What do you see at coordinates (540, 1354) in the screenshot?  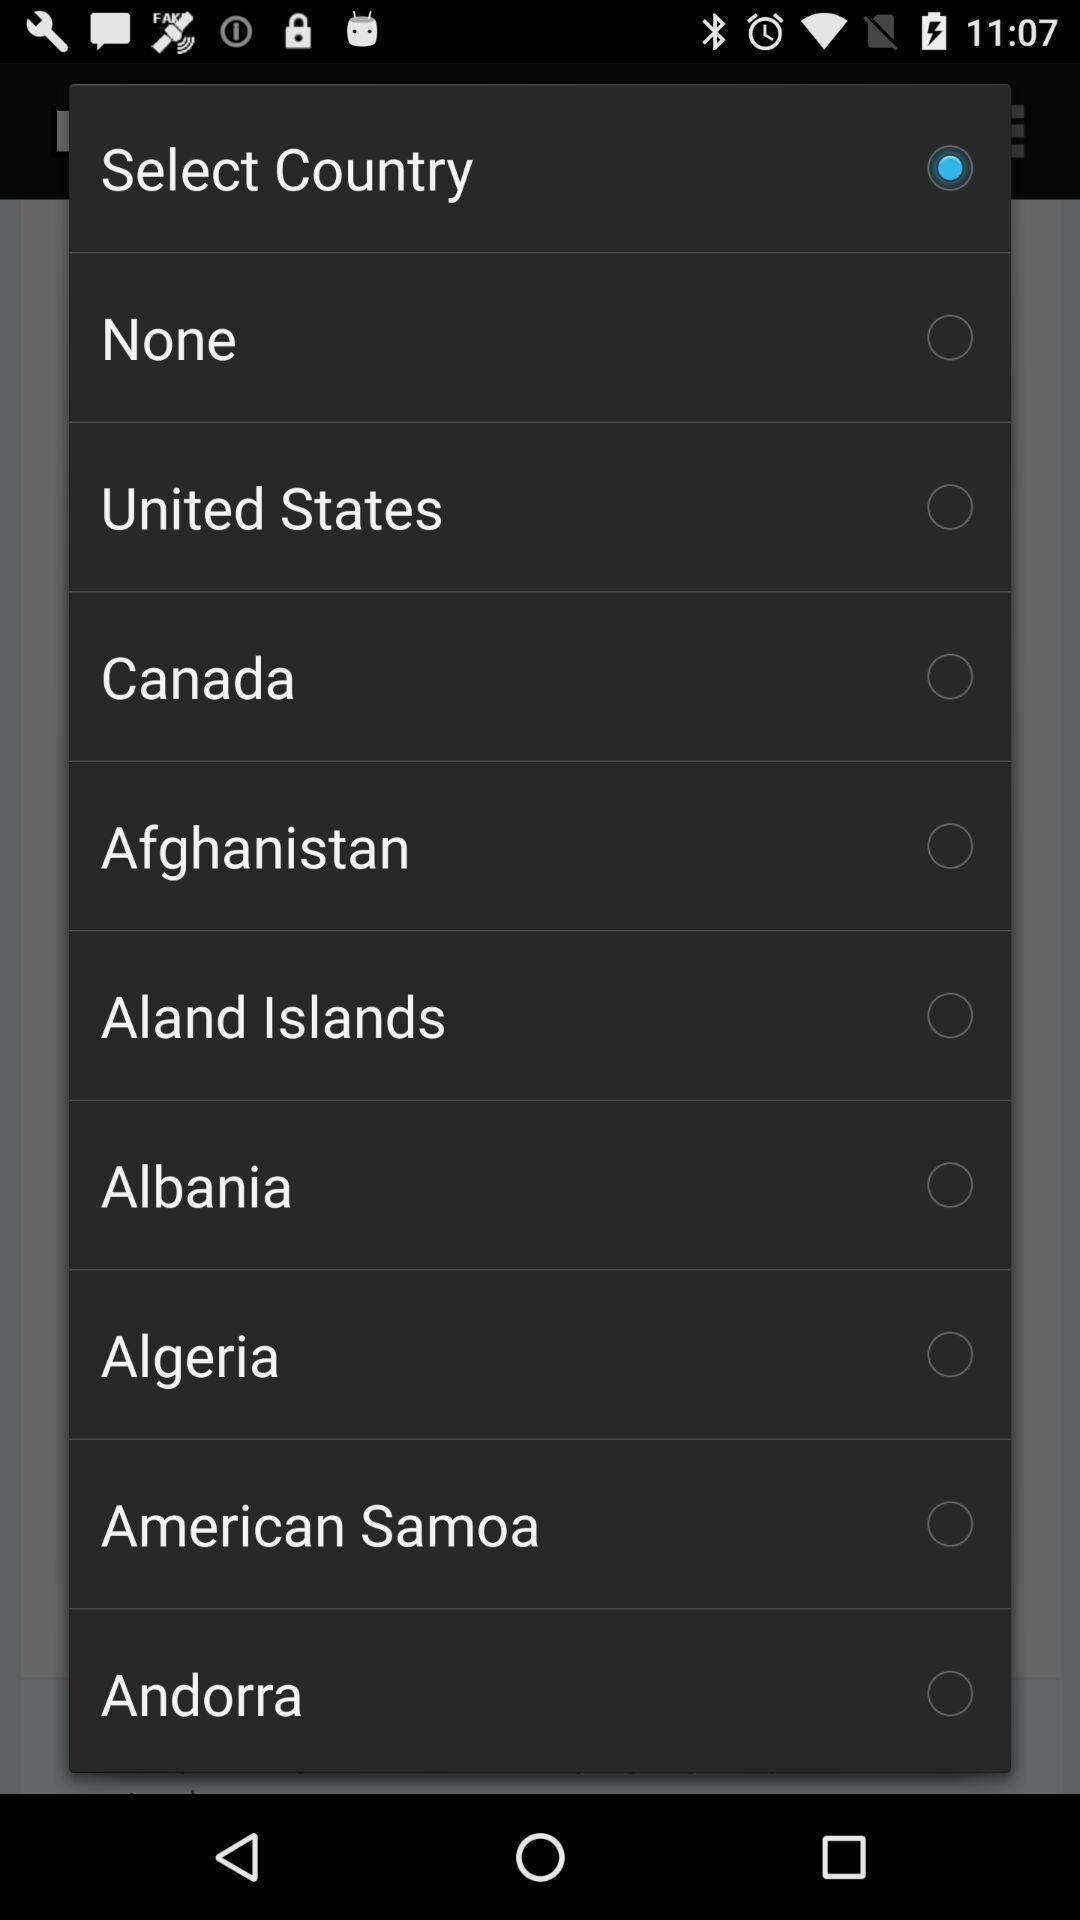 I see `the checkbox above american samoa icon` at bounding box center [540, 1354].